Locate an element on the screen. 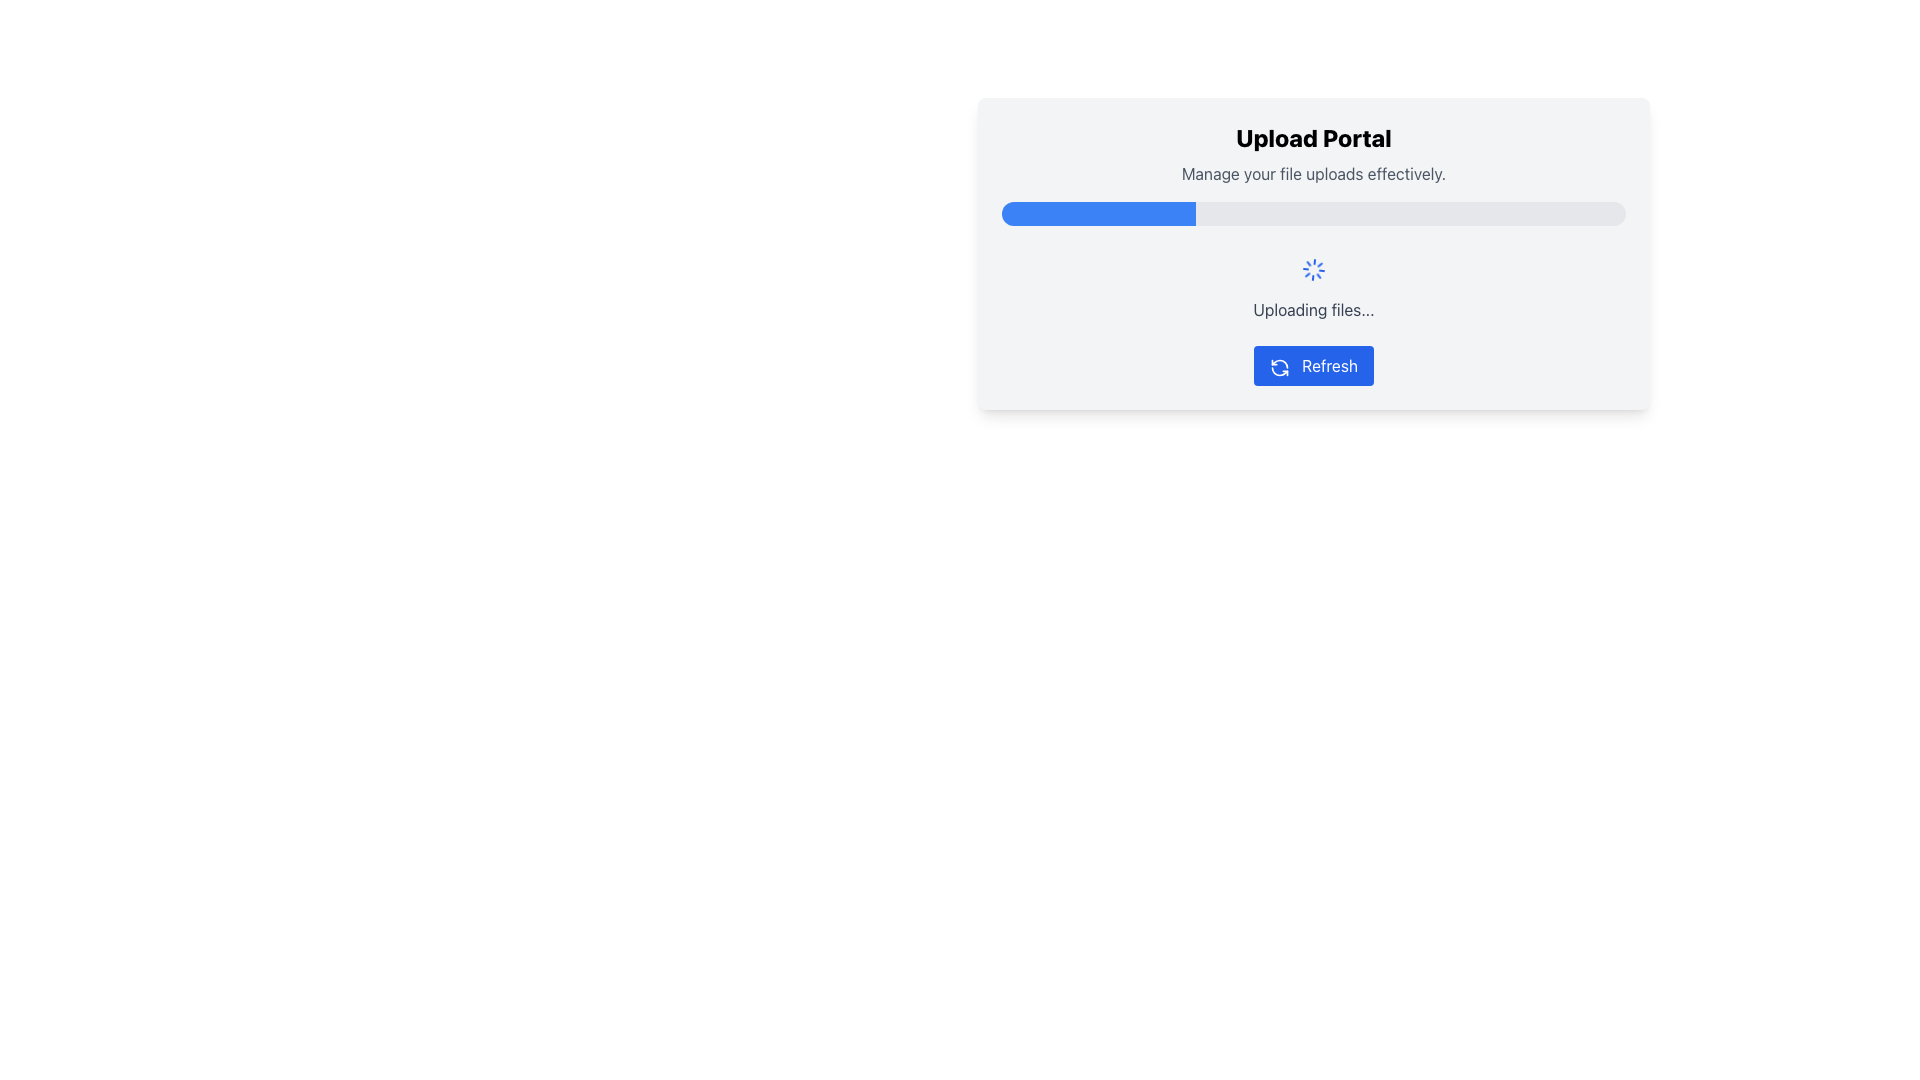 This screenshot has height=1080, width=1920. the static text heading that serves as the title of the section, which is centrally located at the top of the card interface is located at coordinates (1314, 137).